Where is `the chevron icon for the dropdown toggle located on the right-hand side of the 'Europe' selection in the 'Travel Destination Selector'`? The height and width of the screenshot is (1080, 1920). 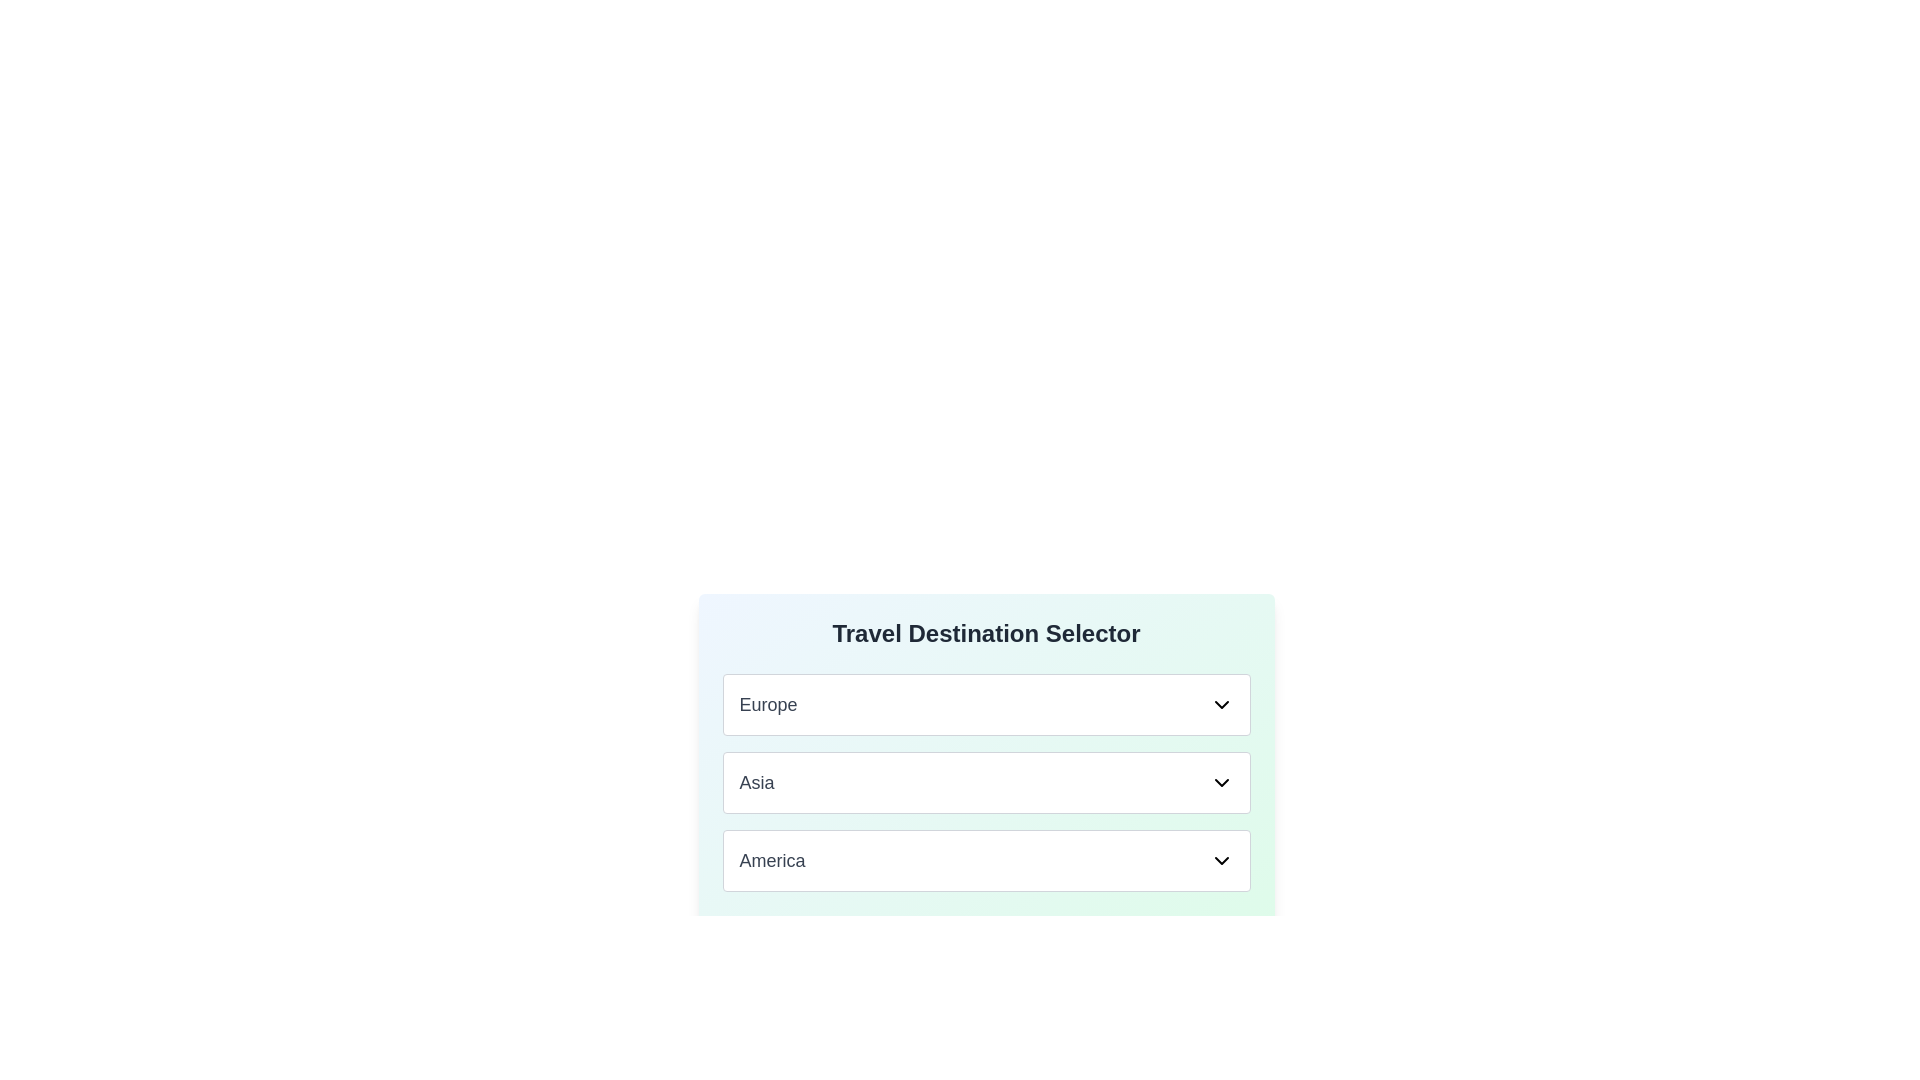
the chevron icon for the dropdown toggle located on the right-hand side of the 'Europe' selection in the 'Travel Destination Selector' is located at coordinates (1220, 704).